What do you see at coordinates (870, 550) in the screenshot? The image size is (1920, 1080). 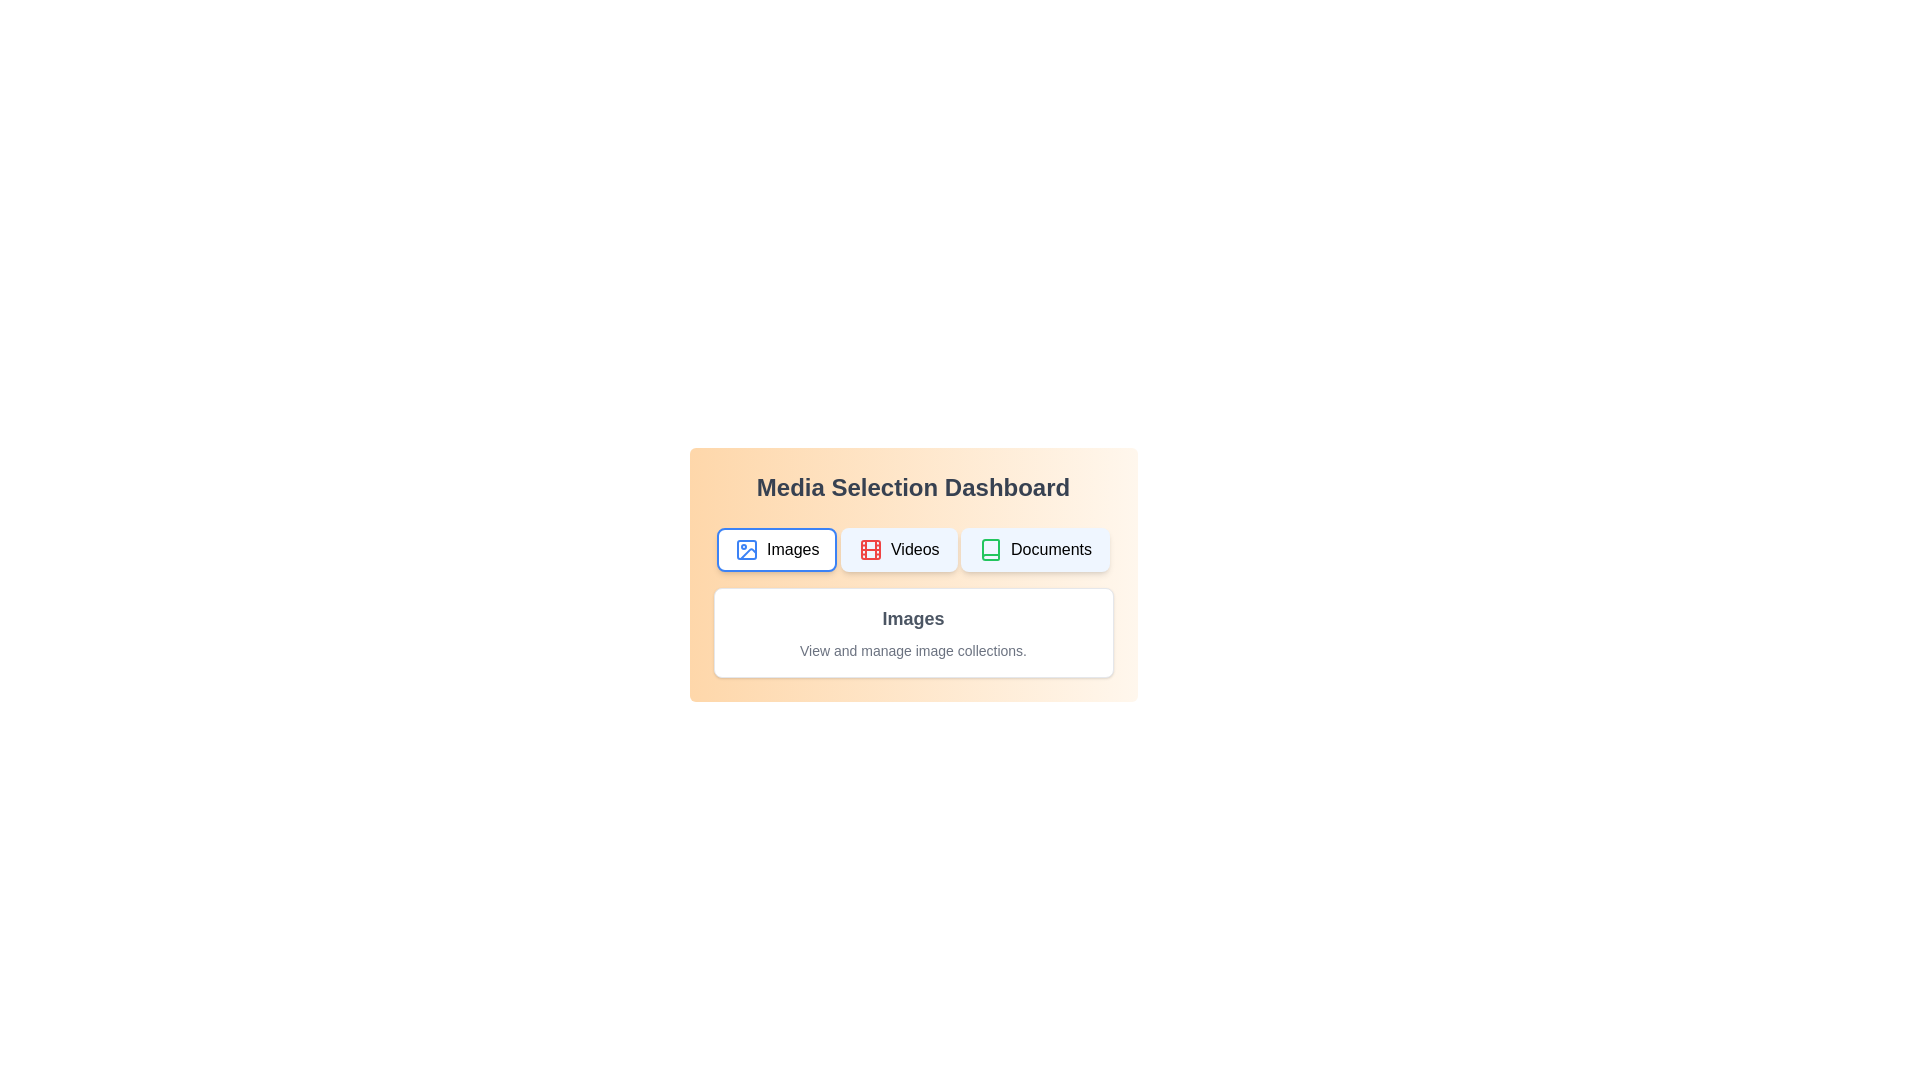 I see `the red filmstrip icon located to the left of the 'Videos' text in the button-like structure` at bounding box center [870, 550].